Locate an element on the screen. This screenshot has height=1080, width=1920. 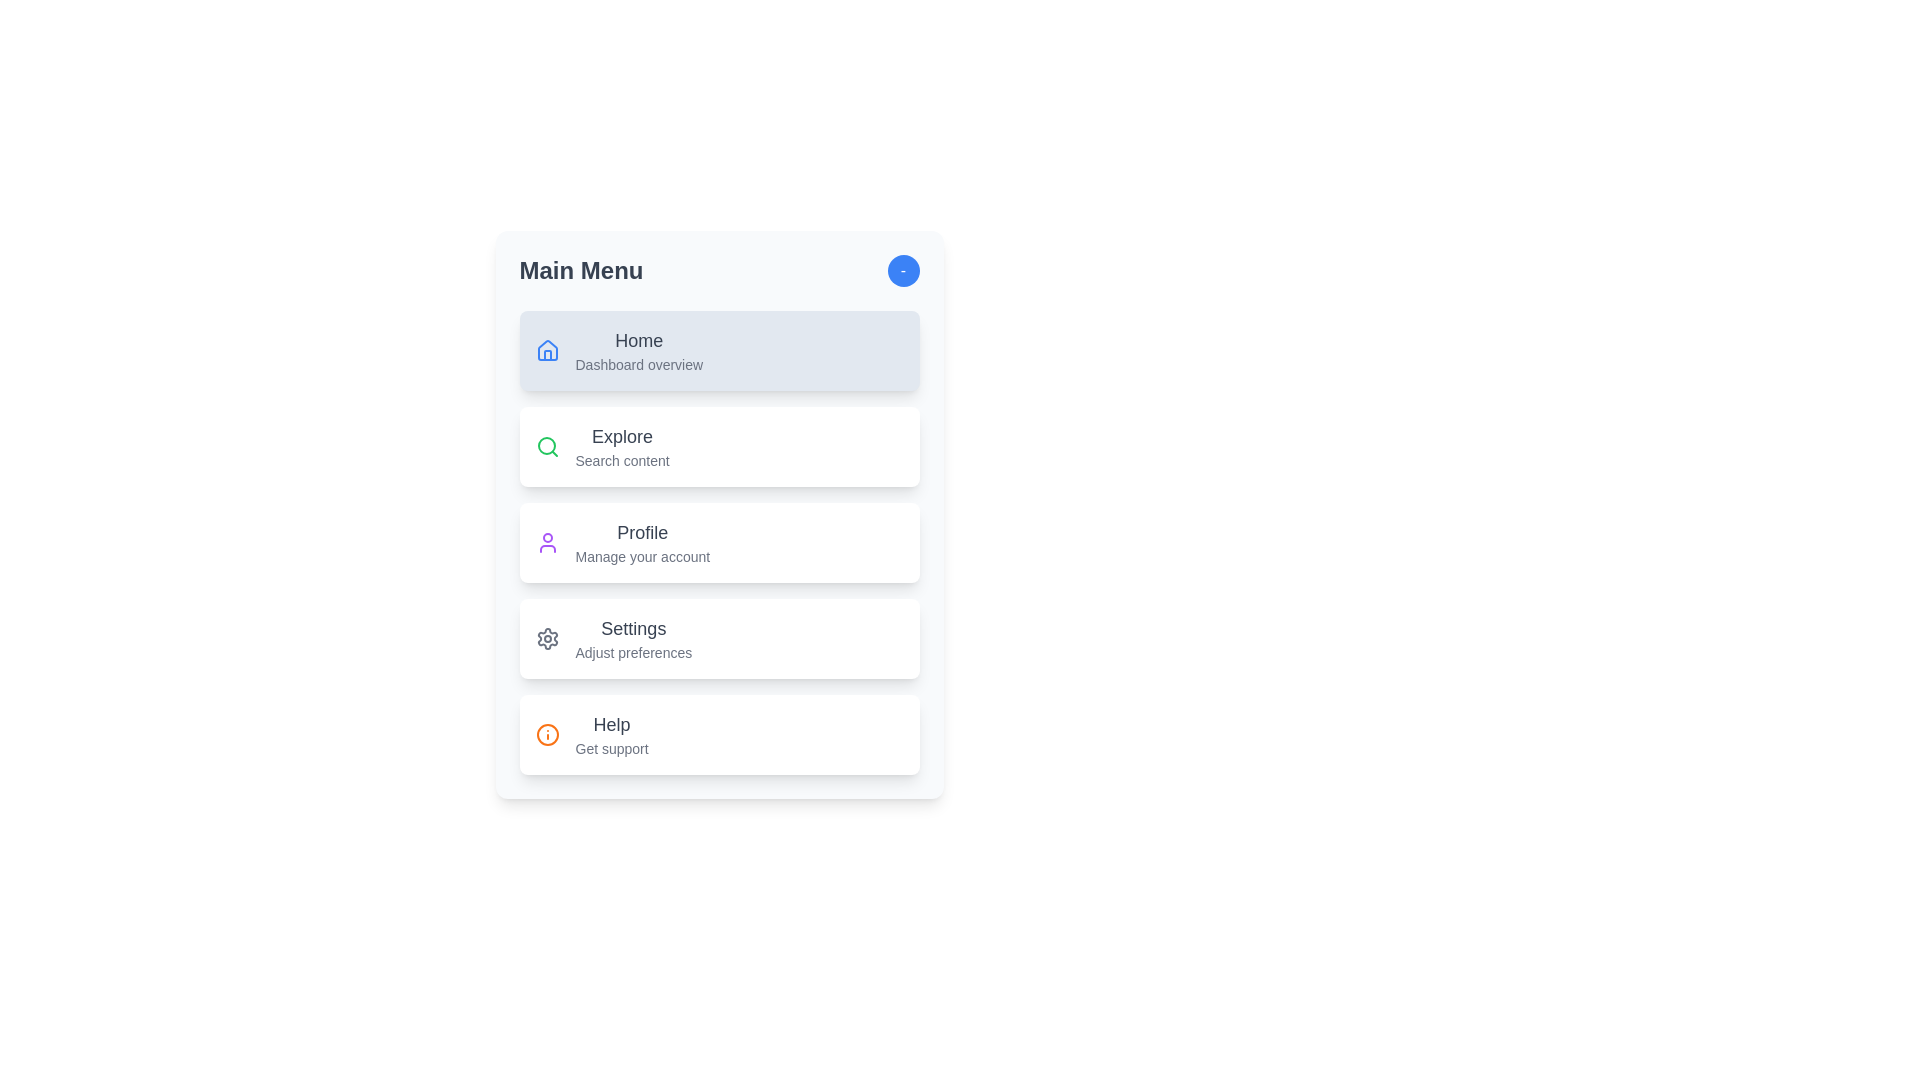
the menu item Settings by clicking on it is located at coordinates (719, 639).